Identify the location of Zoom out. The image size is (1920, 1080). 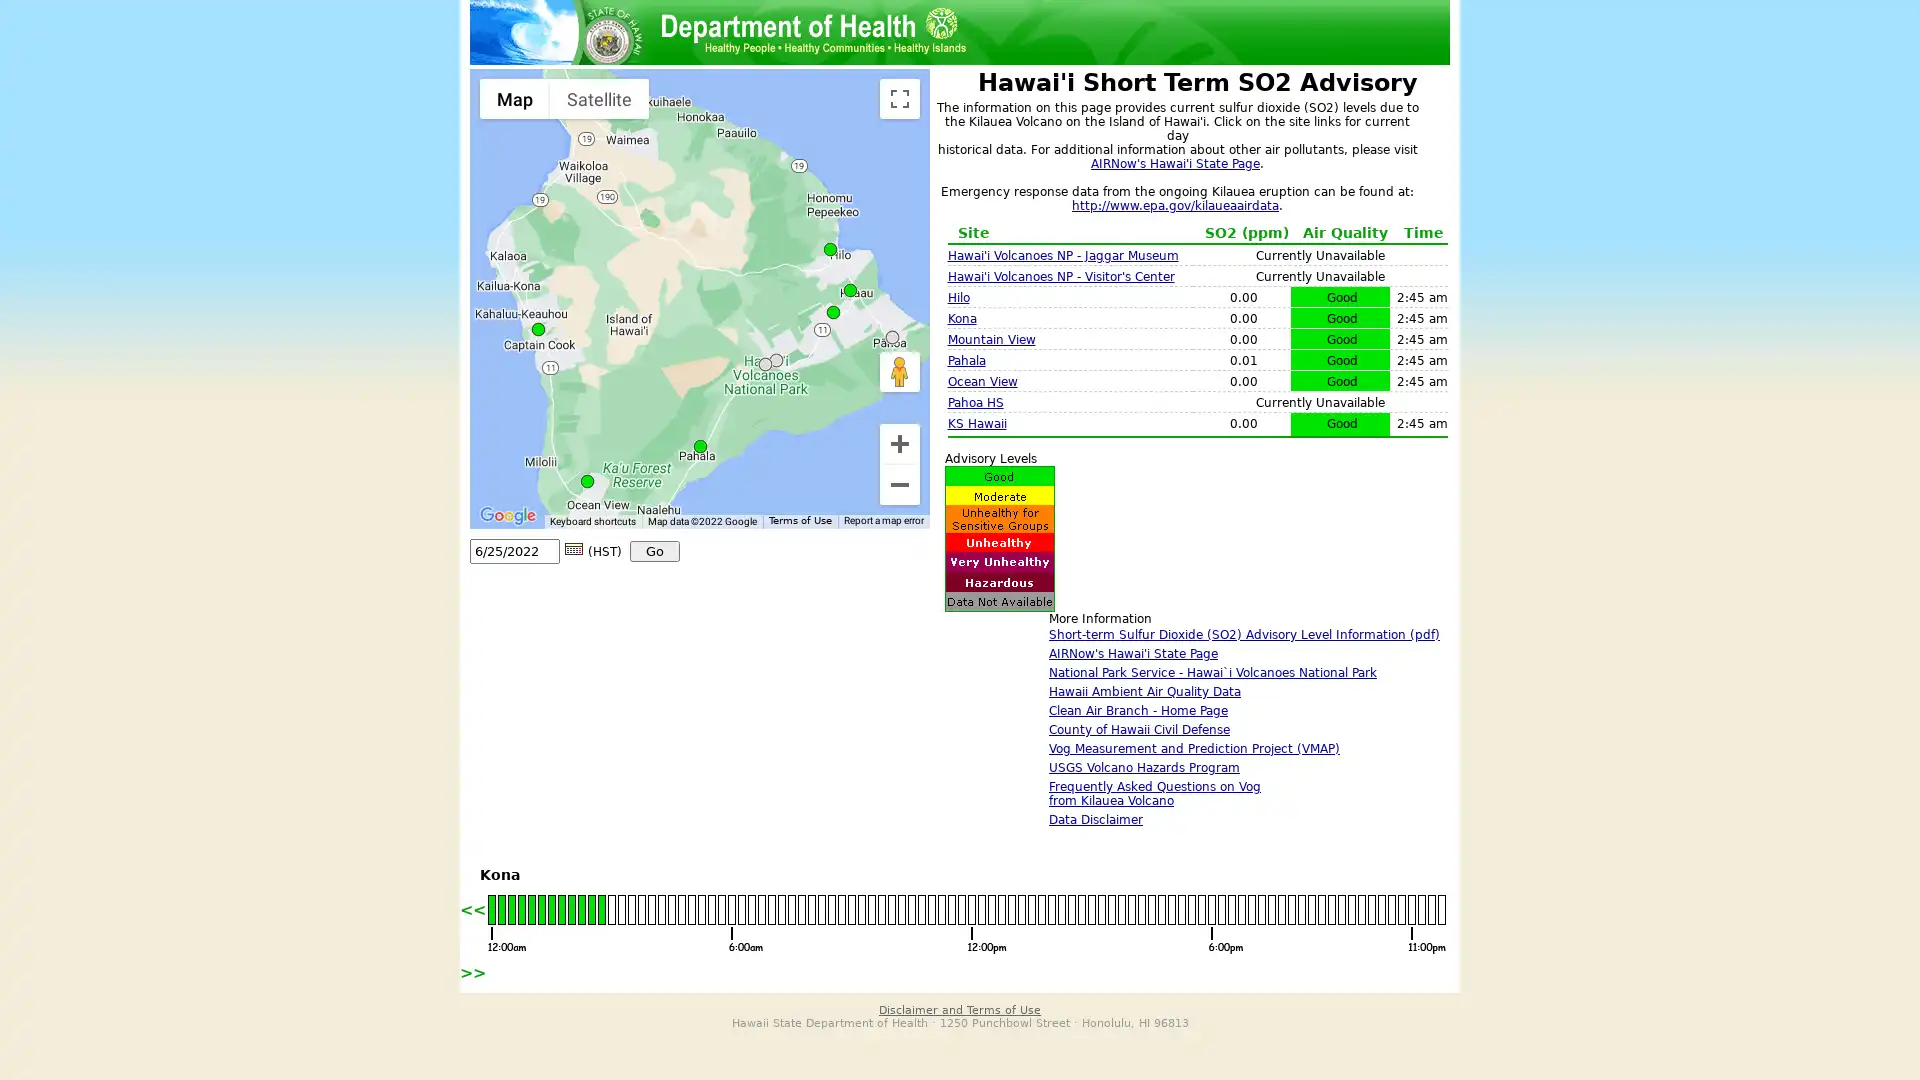
(899, 485).